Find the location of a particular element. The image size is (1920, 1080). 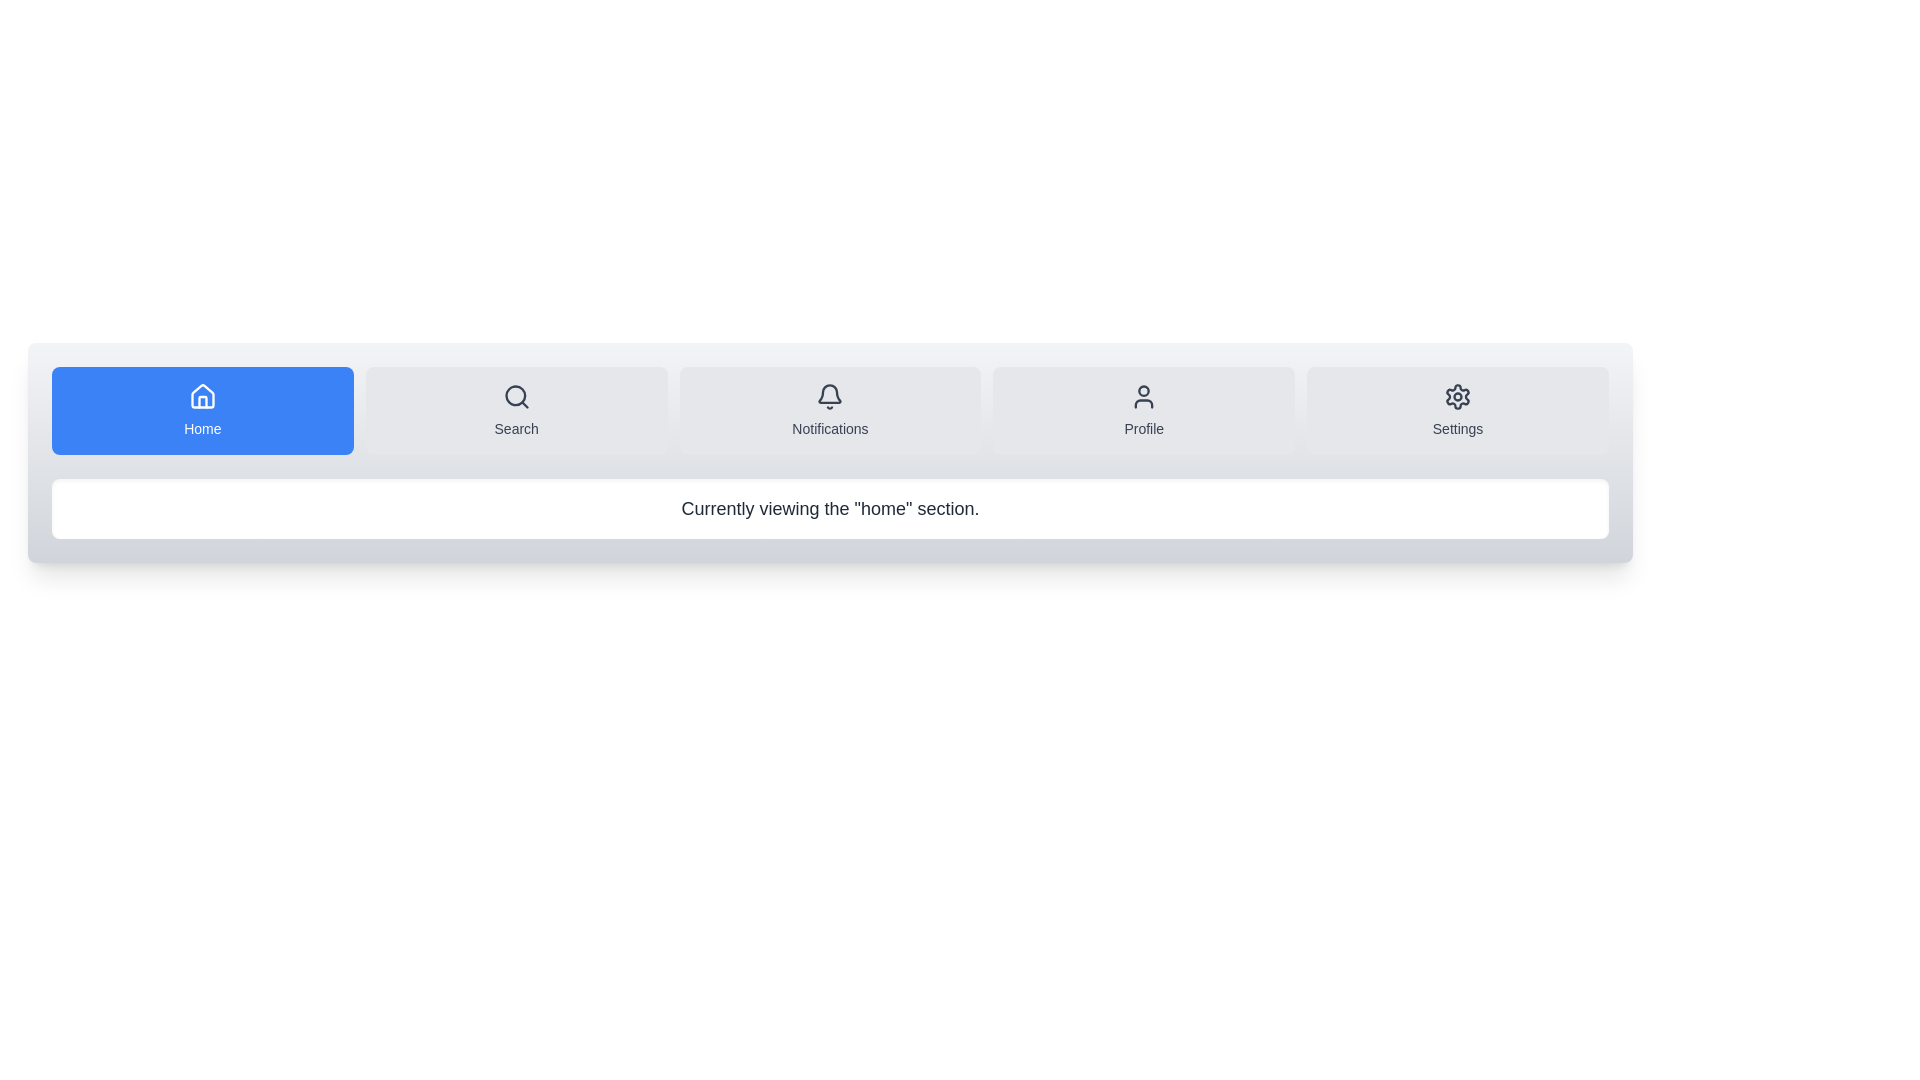

the 'Notifications' button, which is a rectangular button with a bell icon and light gray background, located centrally in the navigation bar is located at coordinates (830, 410).